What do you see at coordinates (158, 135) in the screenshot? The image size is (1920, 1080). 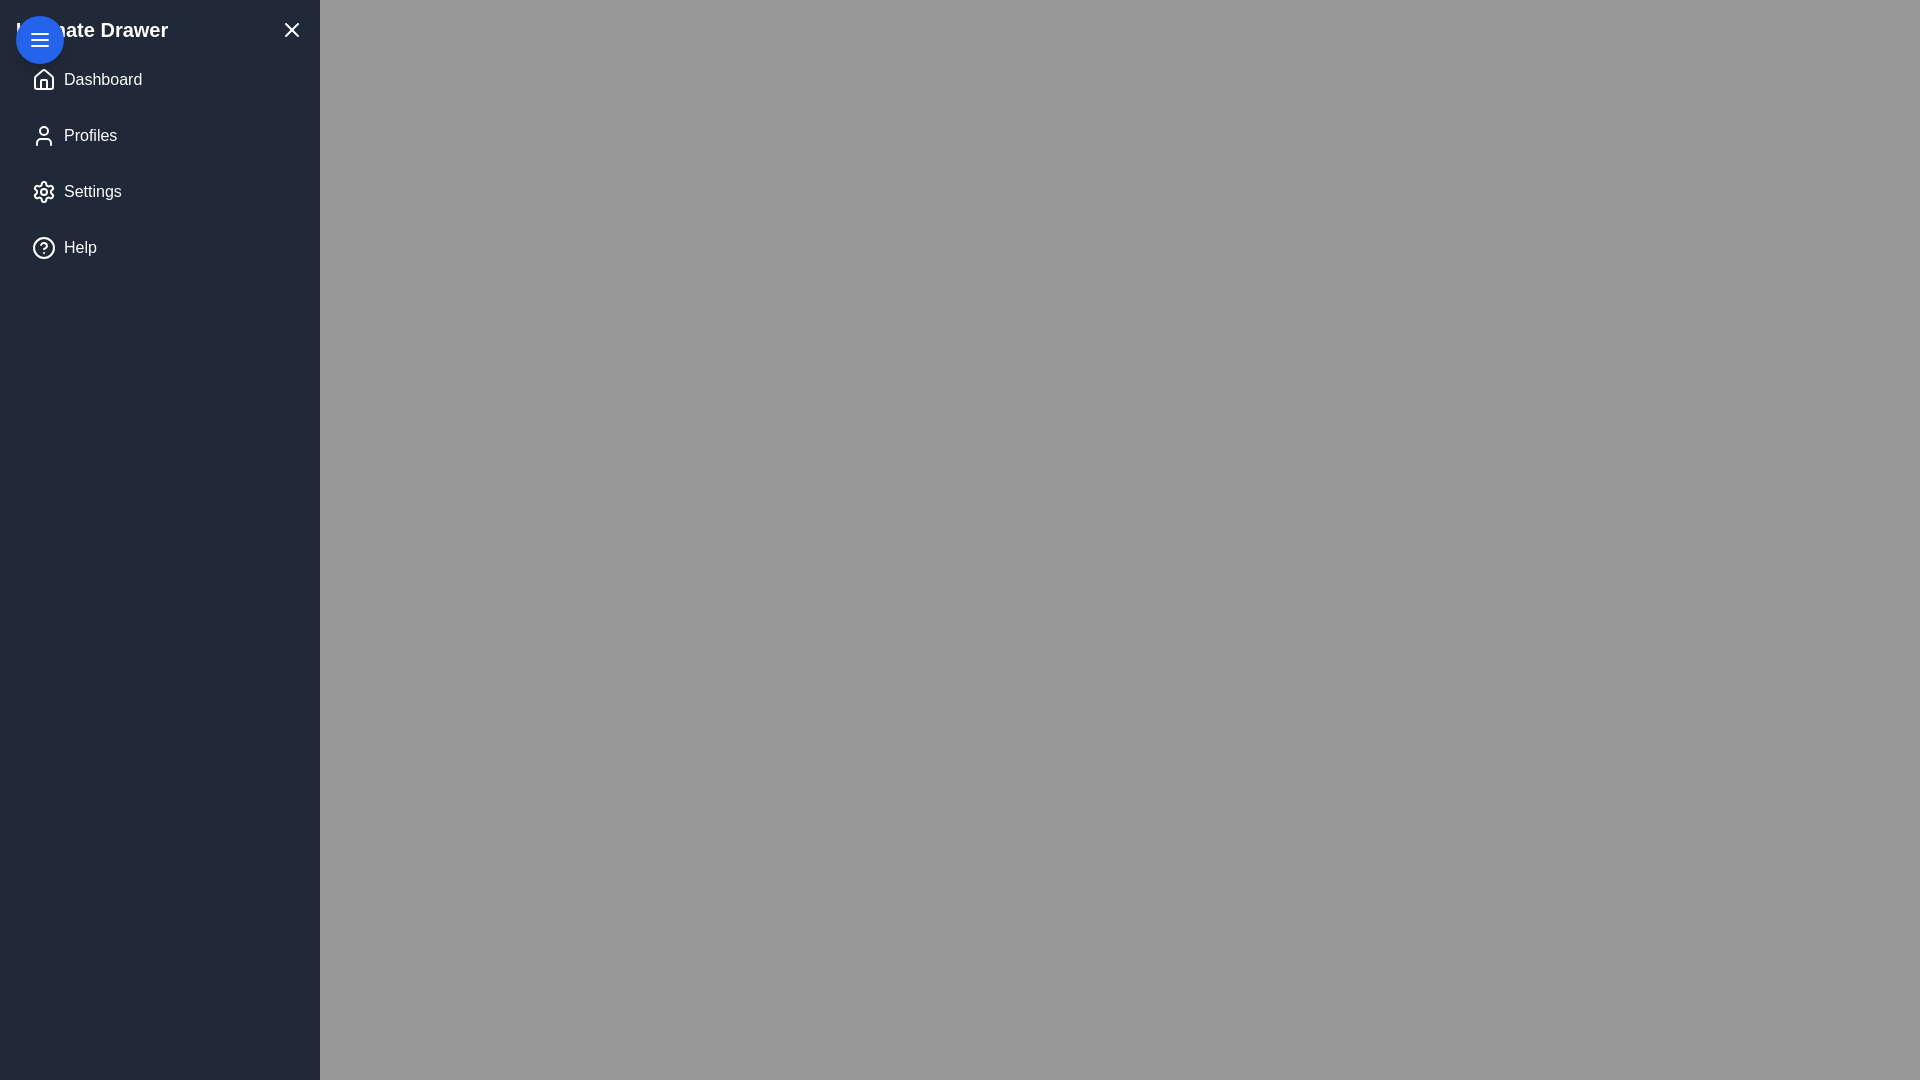 I see `the 'Profiles' Navigation Menu Item located in the vertical sidebar just below the 'Dashboard' item` at bounding box center [158, 135].